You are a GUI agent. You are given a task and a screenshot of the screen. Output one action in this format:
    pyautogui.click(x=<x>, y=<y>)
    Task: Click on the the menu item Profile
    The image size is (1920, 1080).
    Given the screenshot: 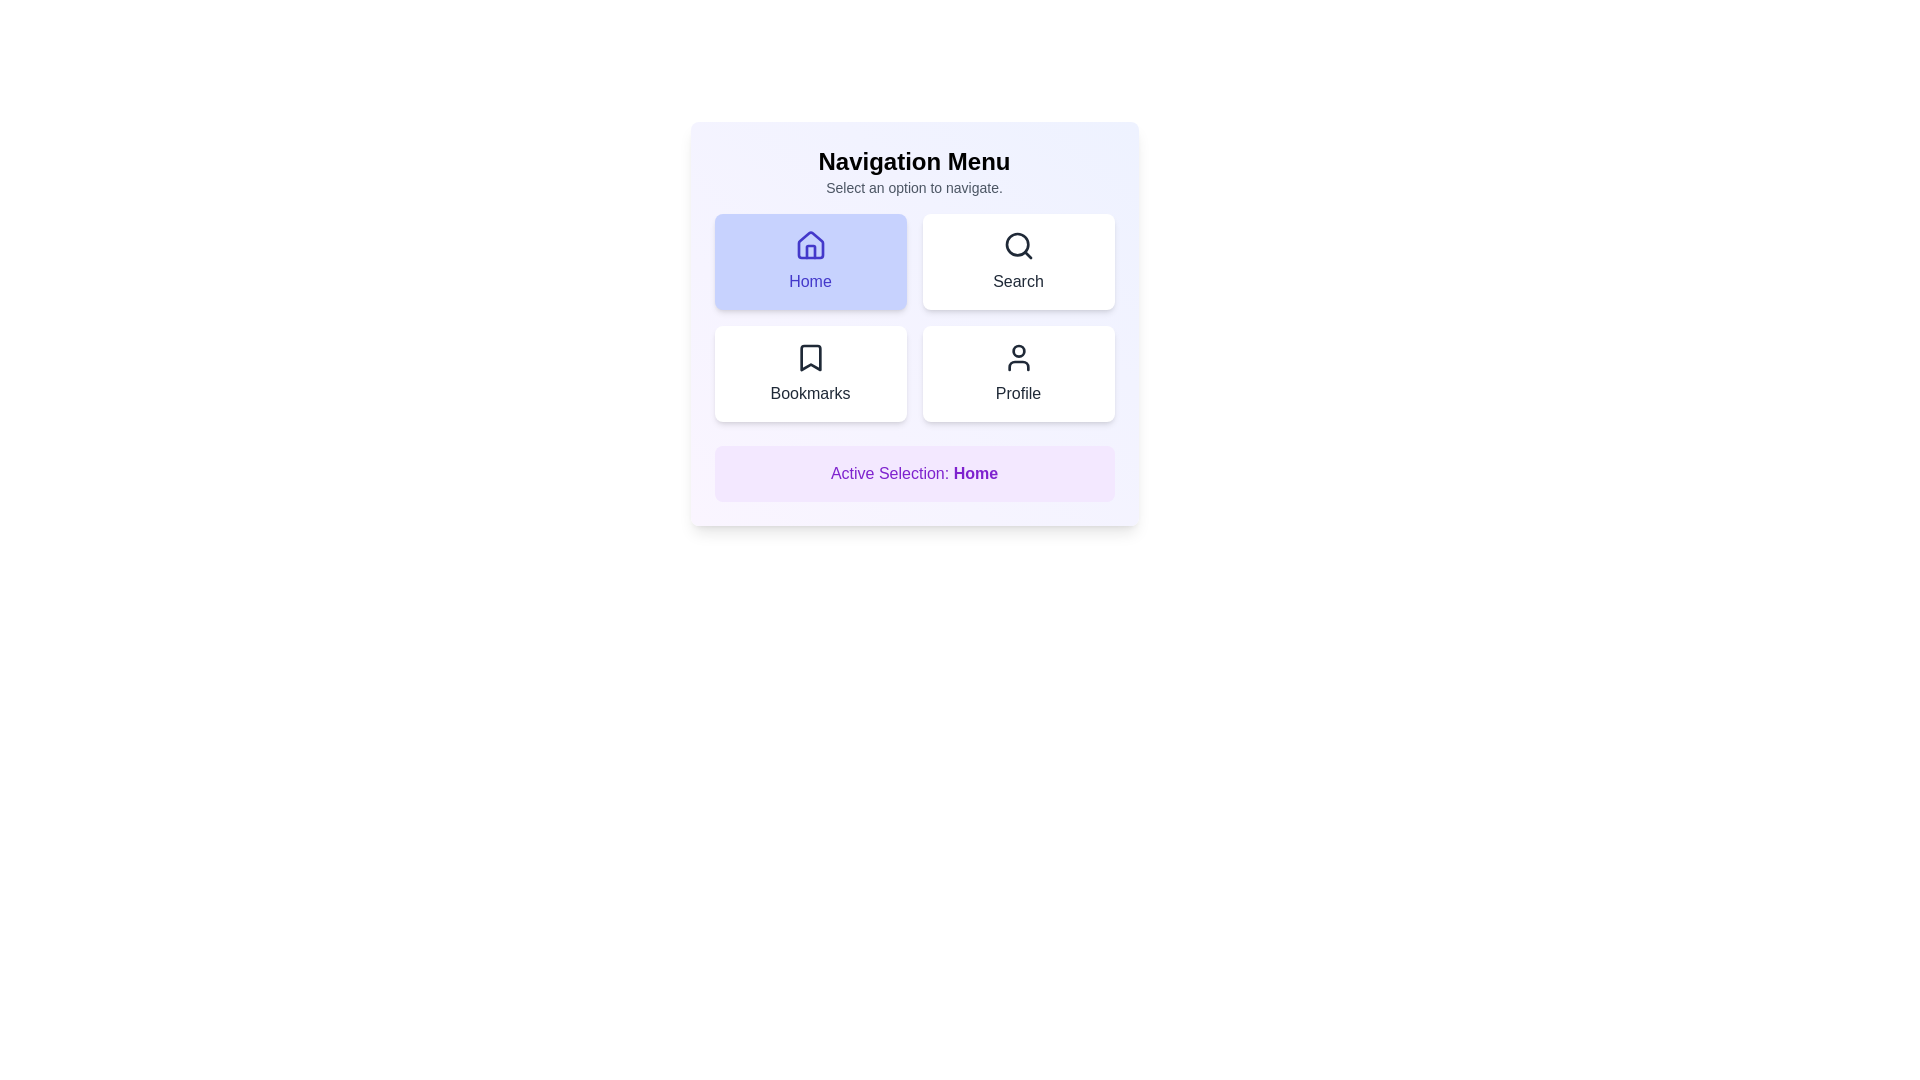 What is the action you would take?
    pyautogui.click(x=1018, y=374)
    